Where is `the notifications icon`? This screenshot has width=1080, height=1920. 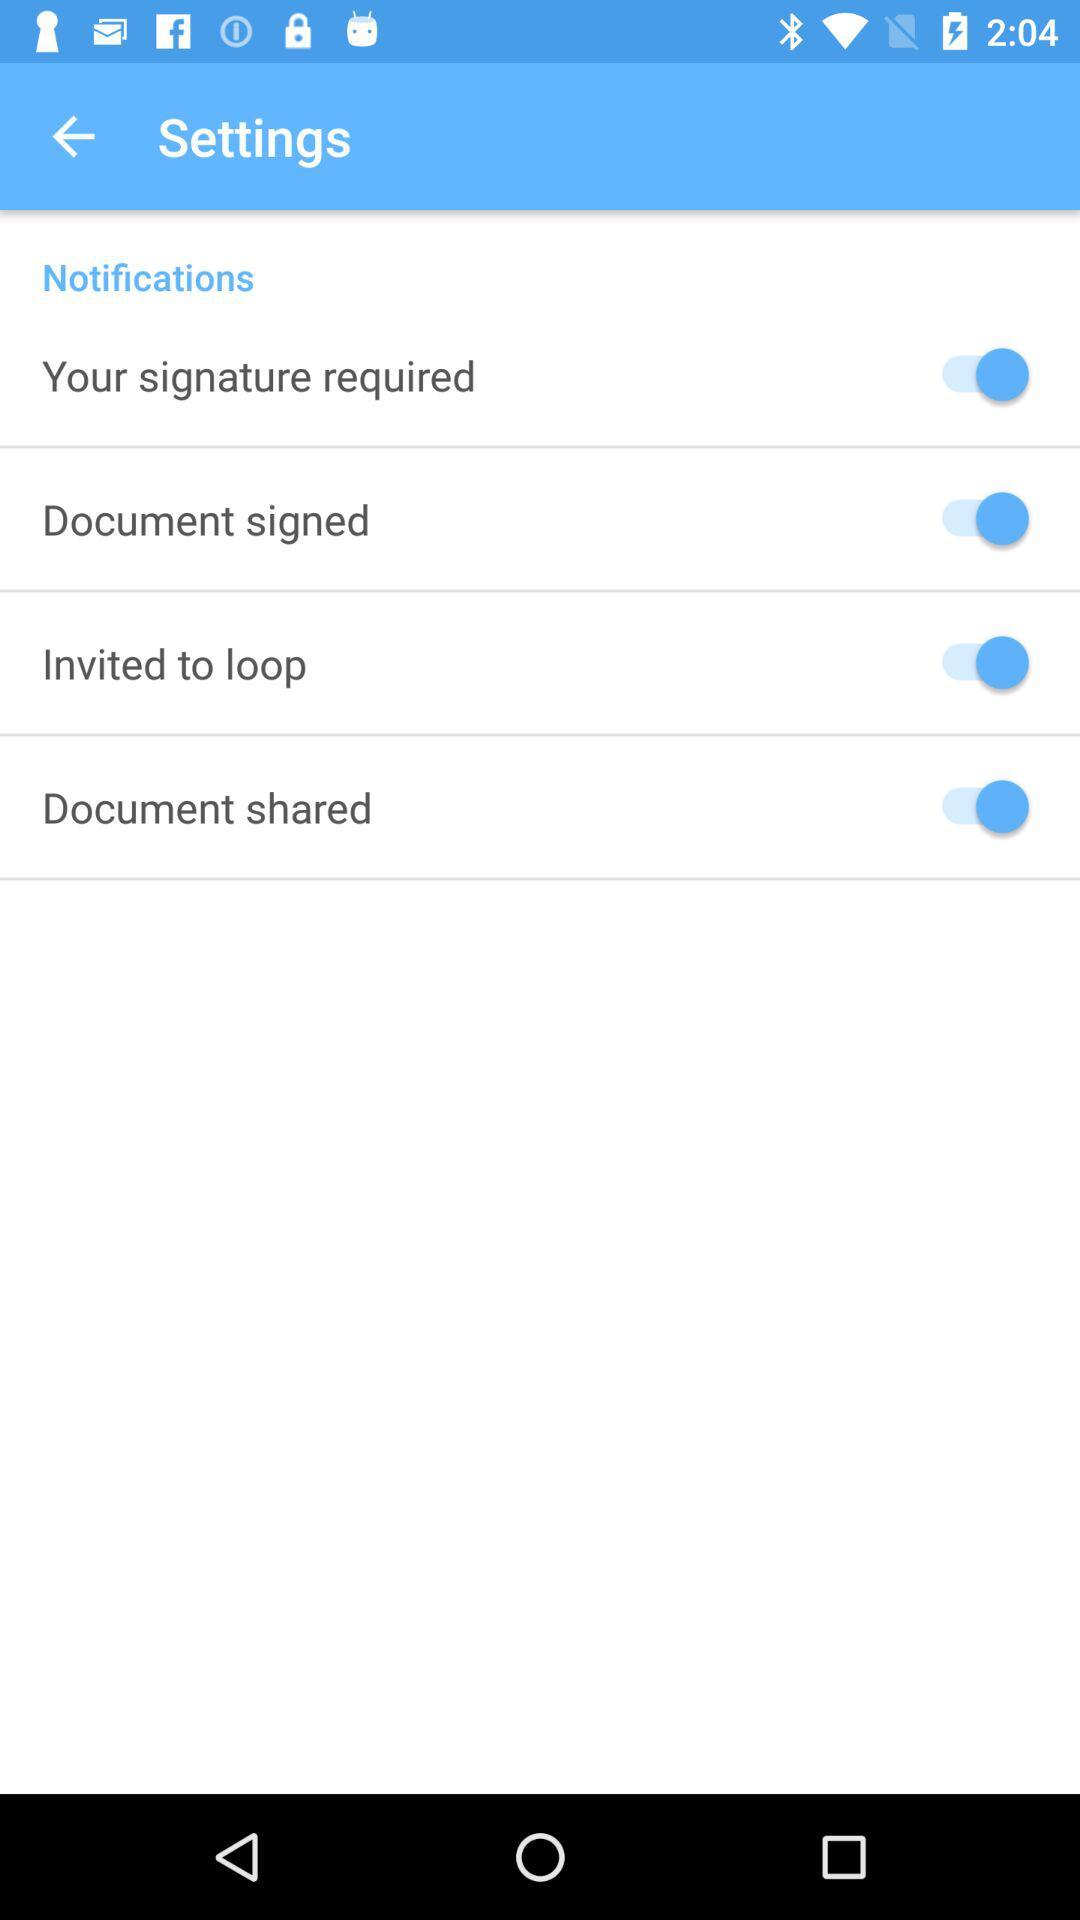
the notifications icon is located at coordinates (540, 254).